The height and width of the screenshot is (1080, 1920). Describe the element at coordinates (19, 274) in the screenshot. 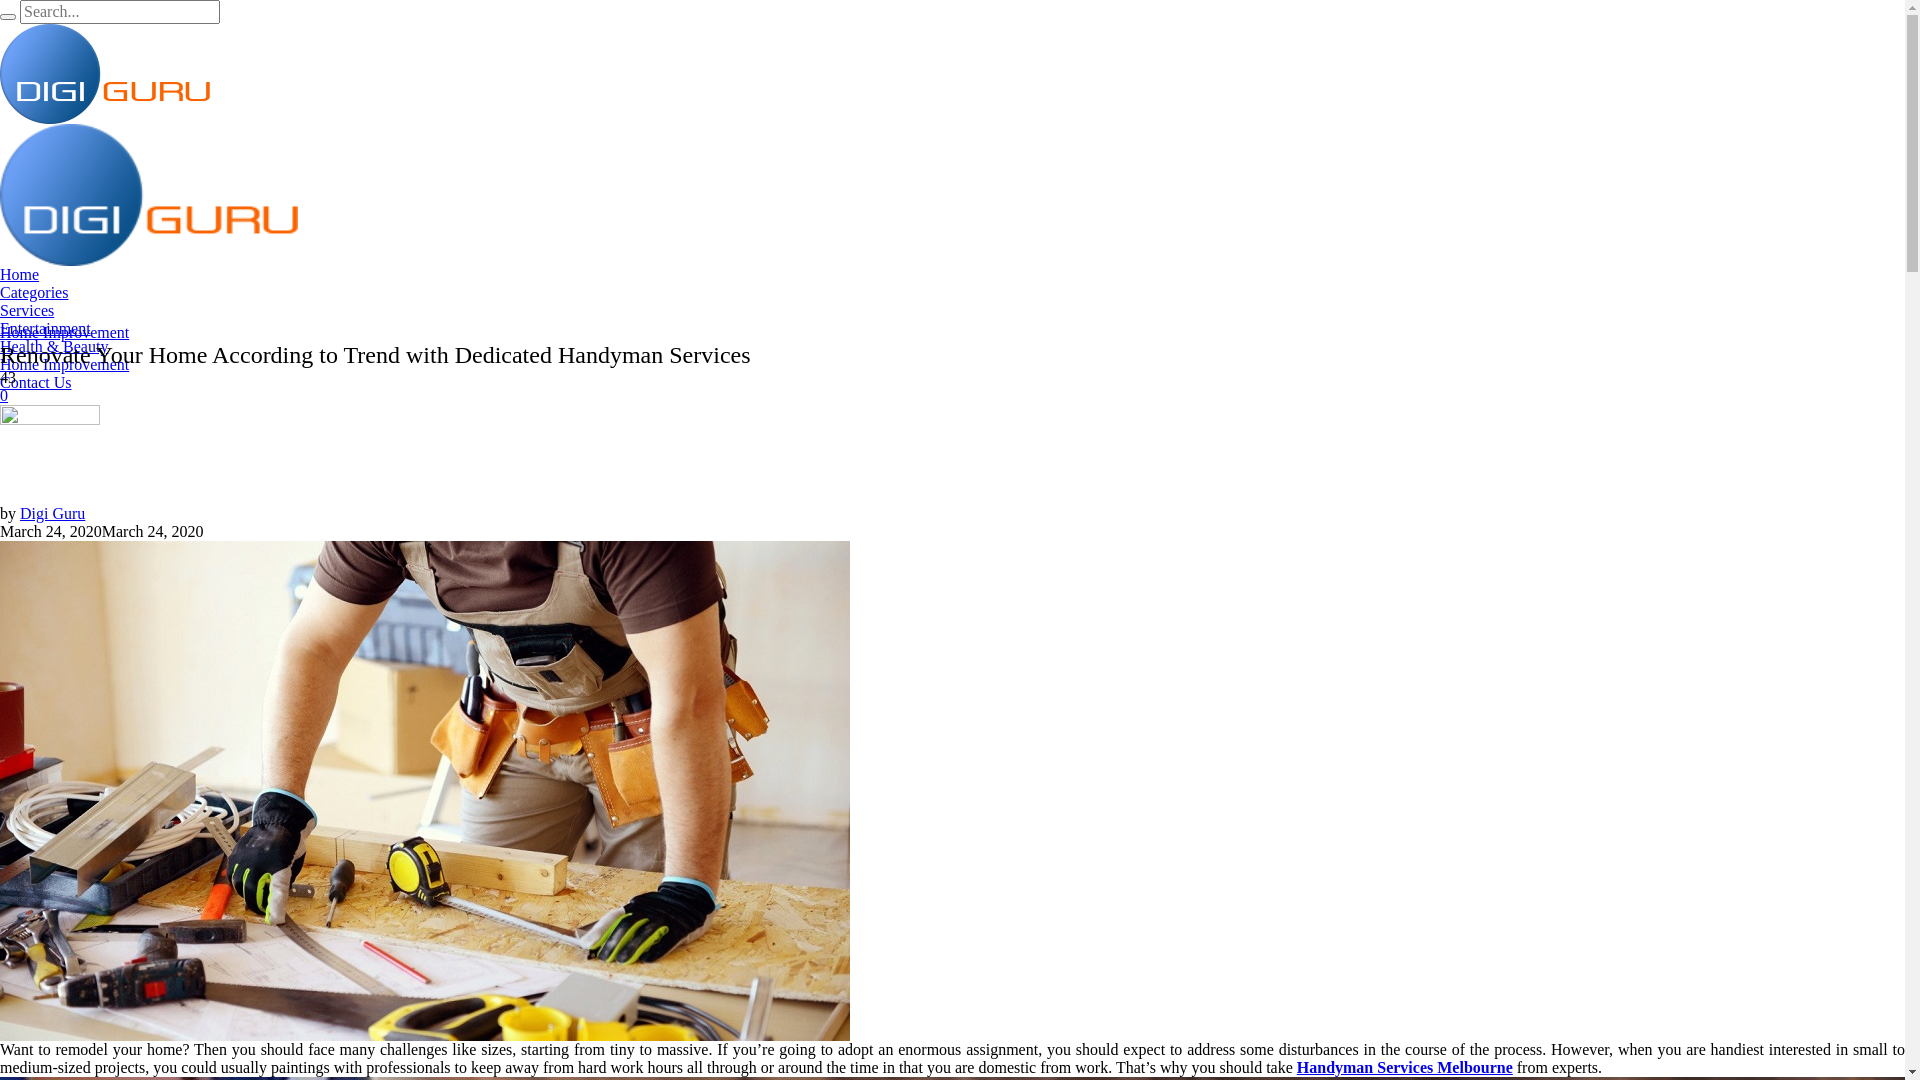

I see `'Home'` at that location.